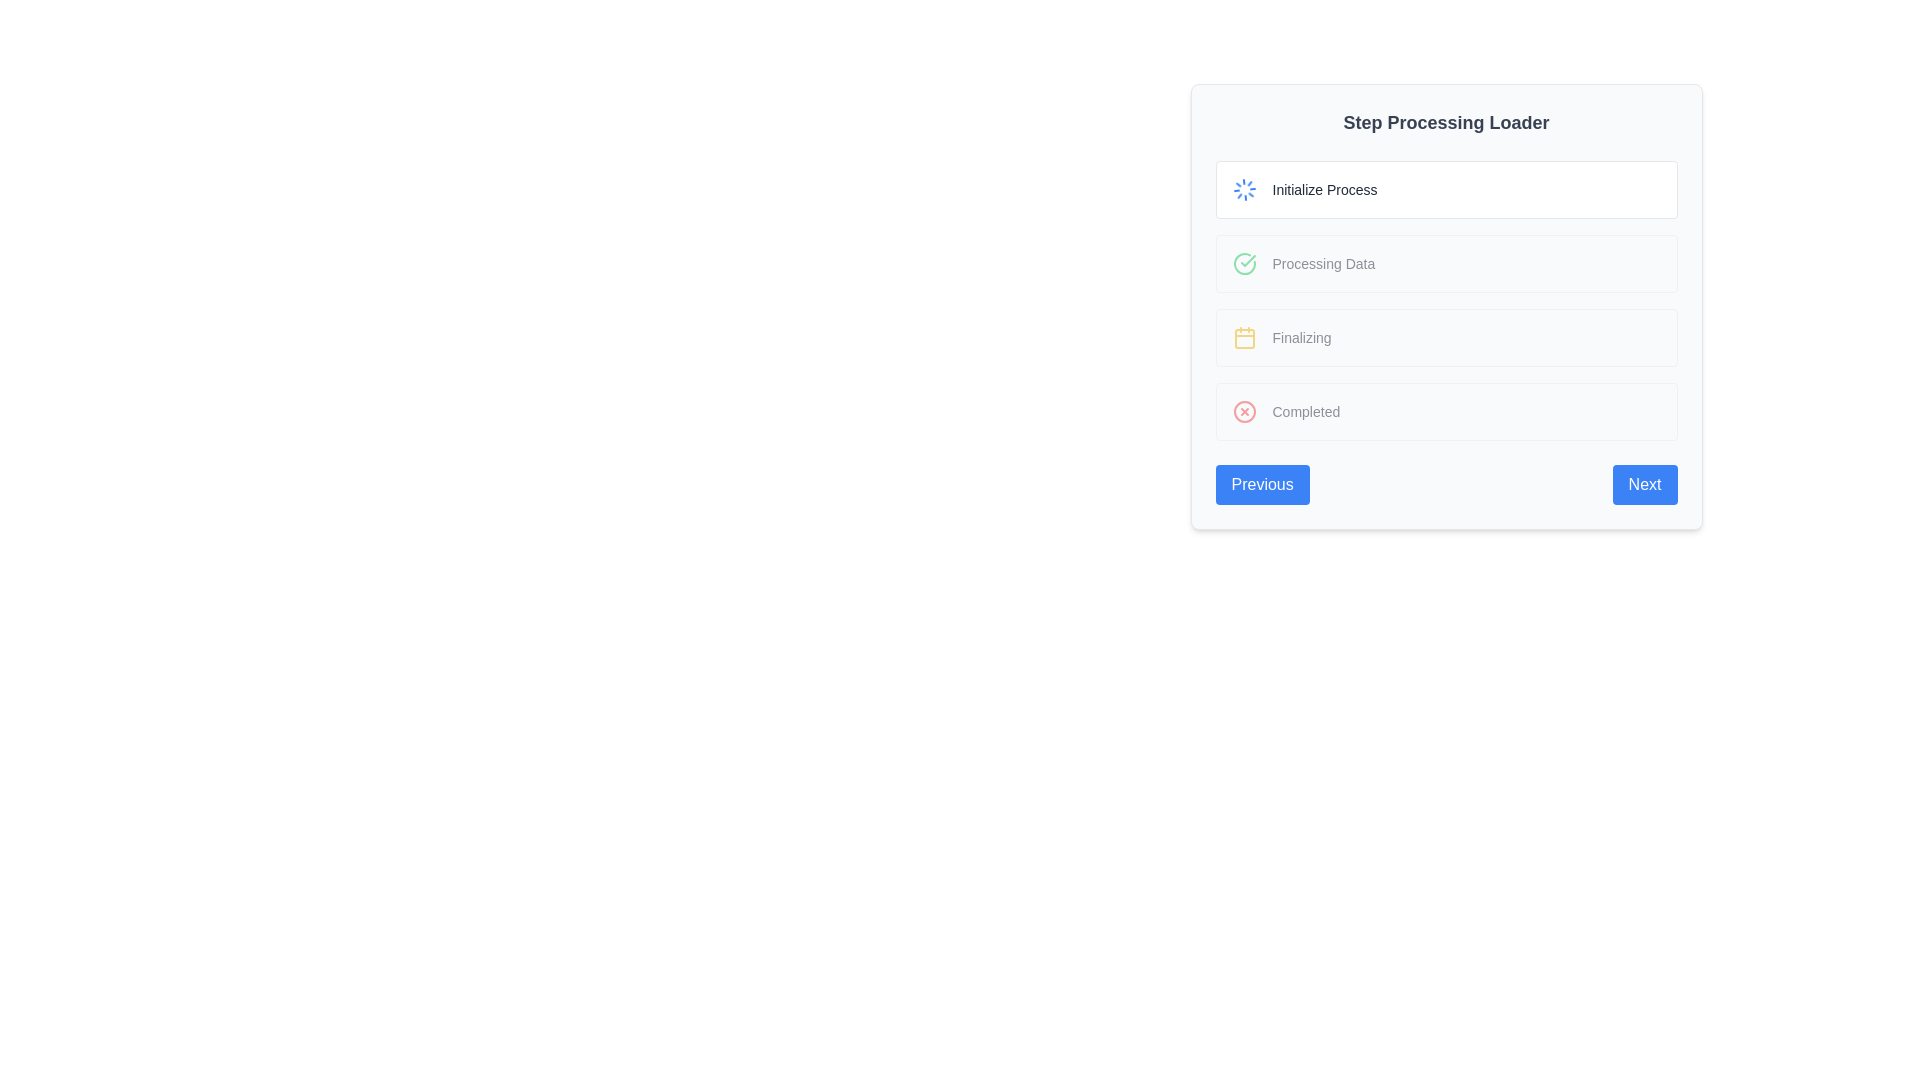 Image resolution: width=1920 pixels, height=1080 pixels. What do you see at coordinates (1446, 189) in the screenshot?
I see `title of the 'Initialize Process' step on the informational card located at the uppermost position in the sequential process viewer` at bounding box center [1446, 189].